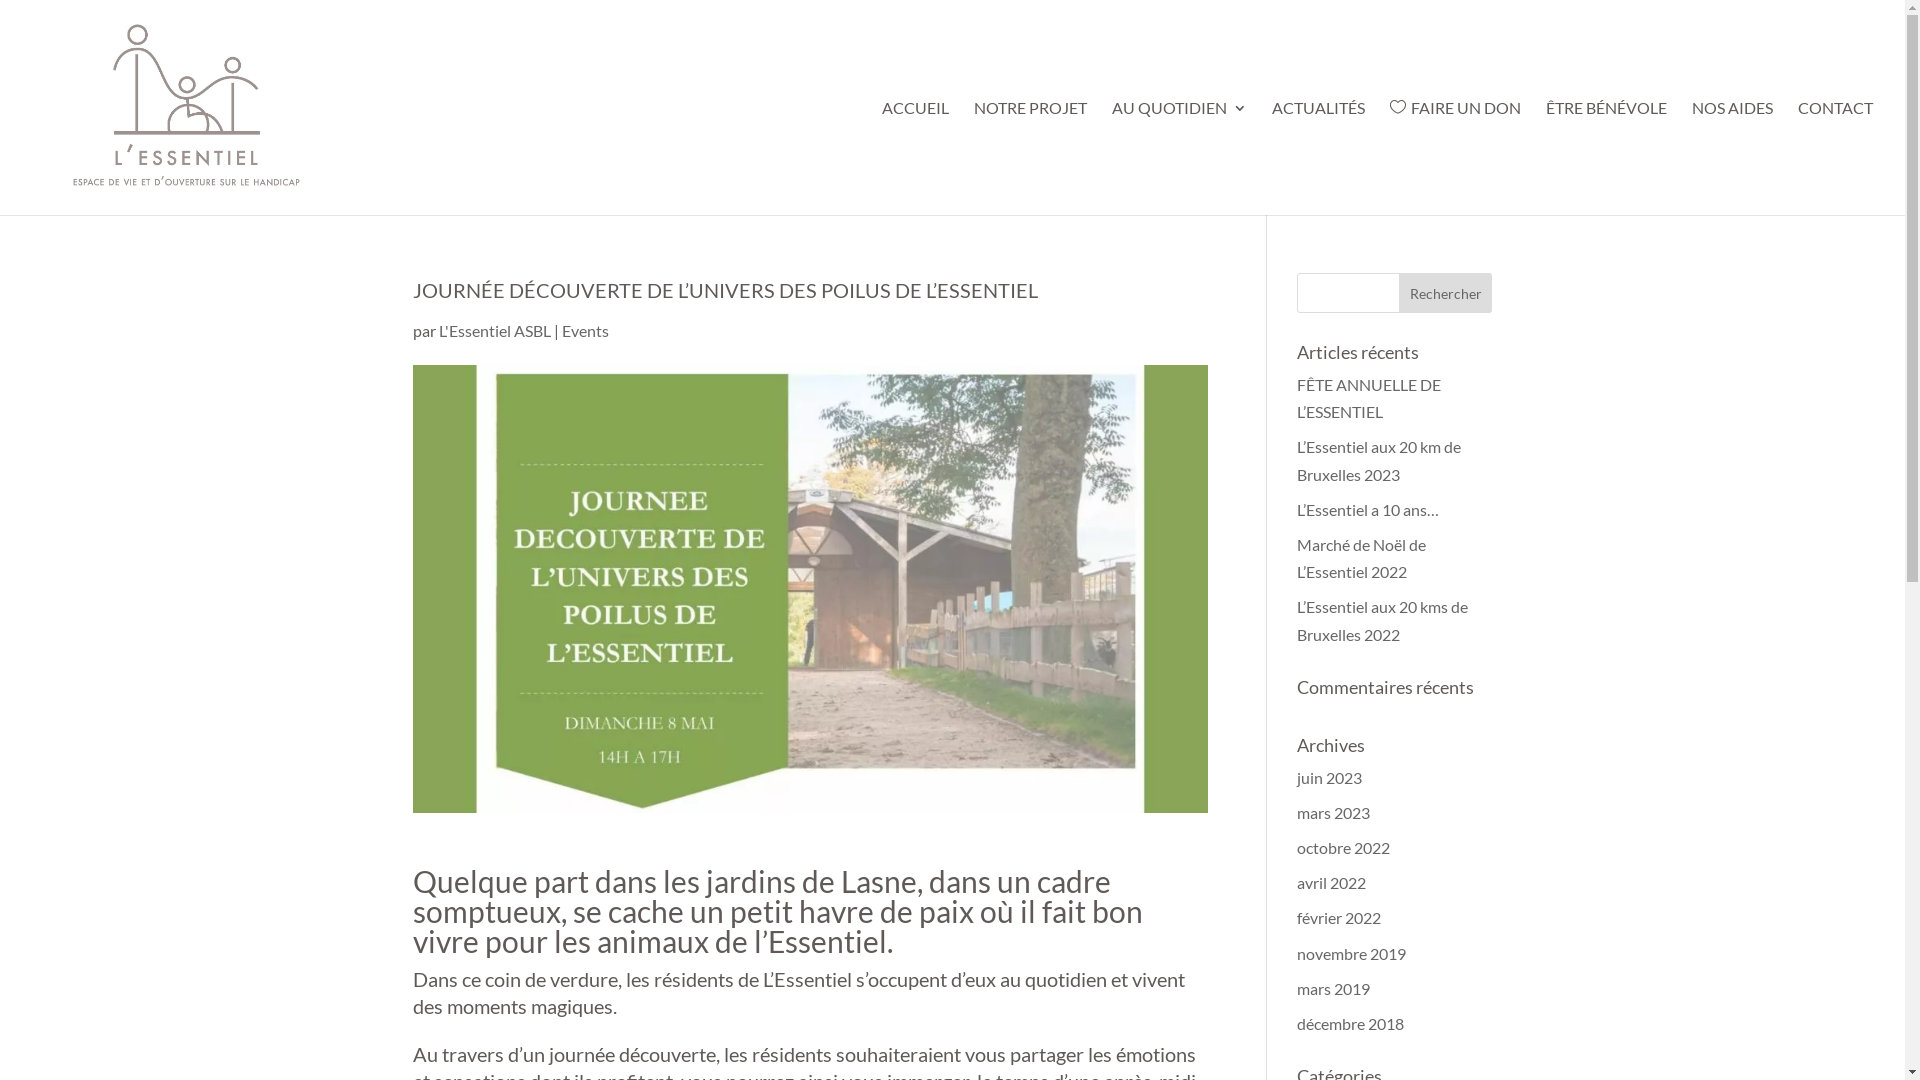 Image resolution: width=1920 pixels, height=1080 pixels. What do you see at coordinates (1445, 293) in the screenshot?
I see `'Rechercher'` at bounding box center [1445, 293].